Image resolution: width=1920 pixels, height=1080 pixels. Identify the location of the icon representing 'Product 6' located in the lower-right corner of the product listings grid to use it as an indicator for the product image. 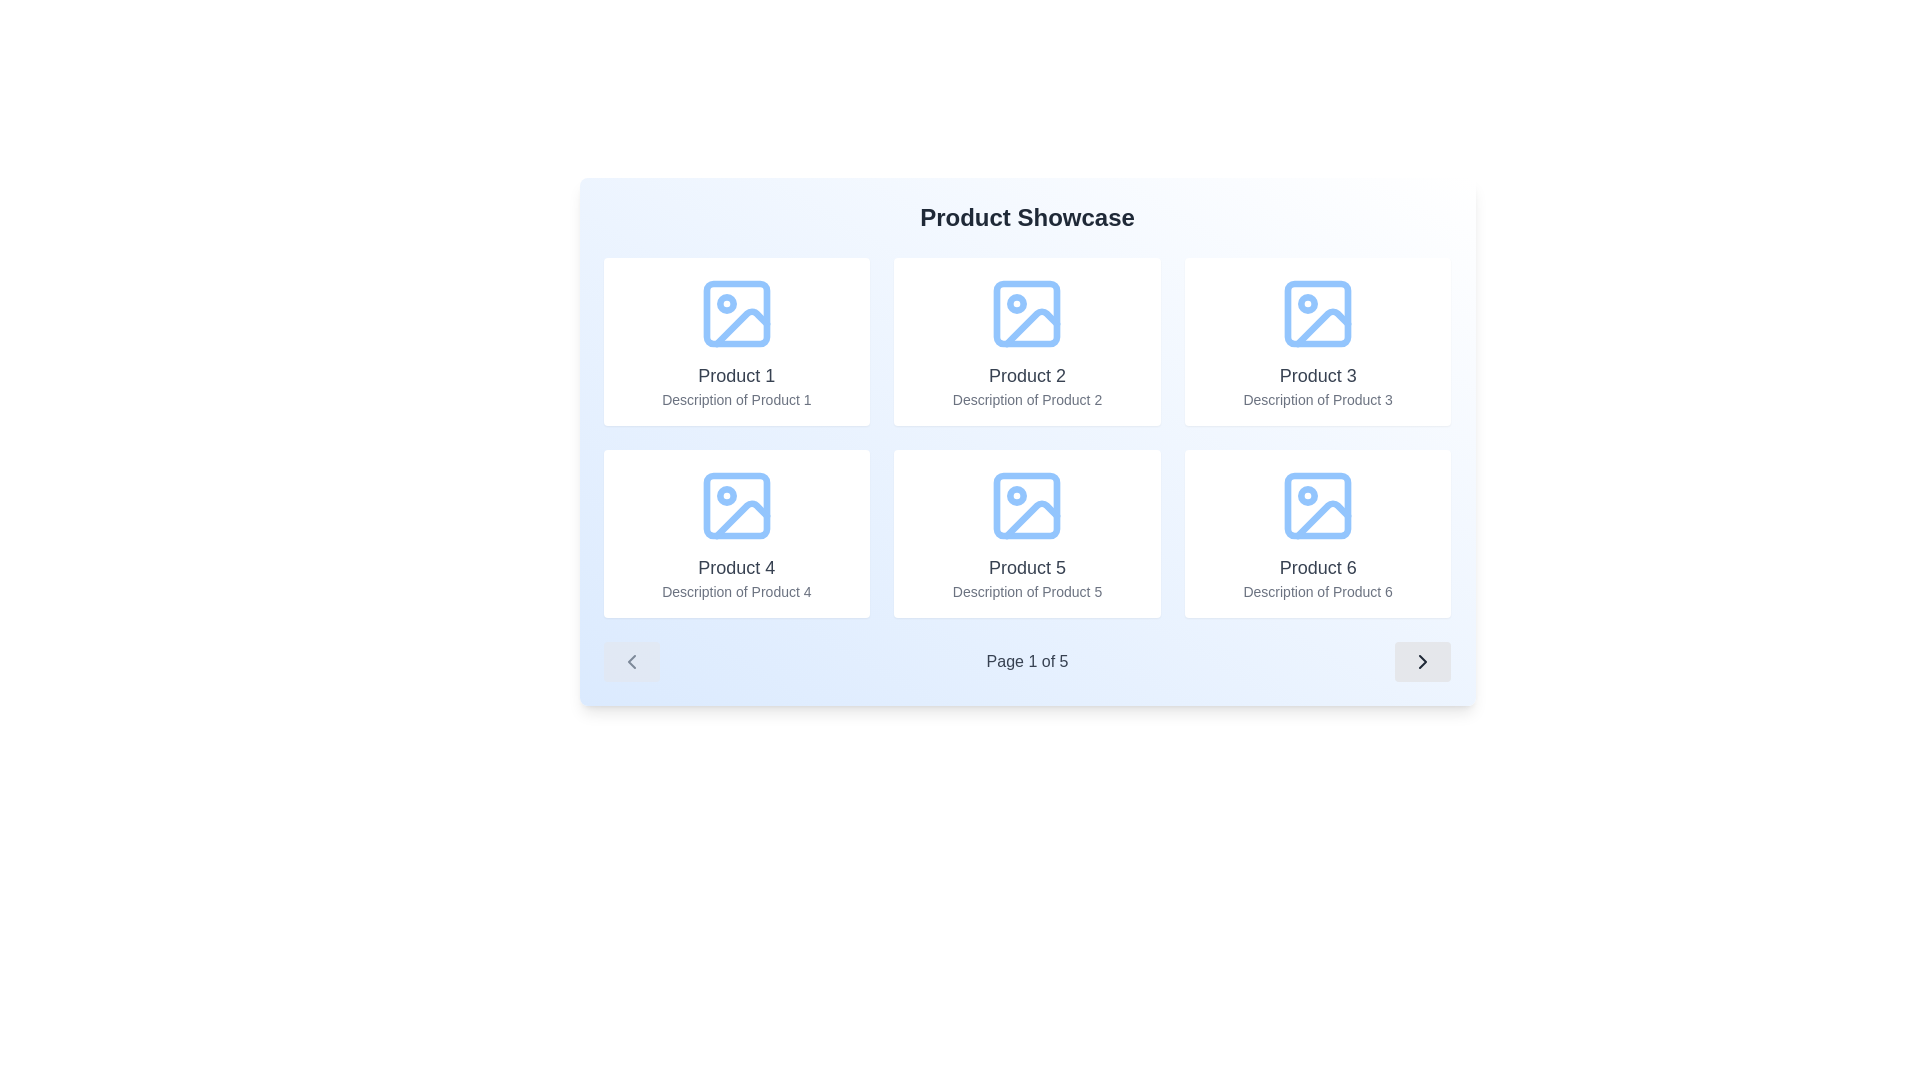
(1318, 504).